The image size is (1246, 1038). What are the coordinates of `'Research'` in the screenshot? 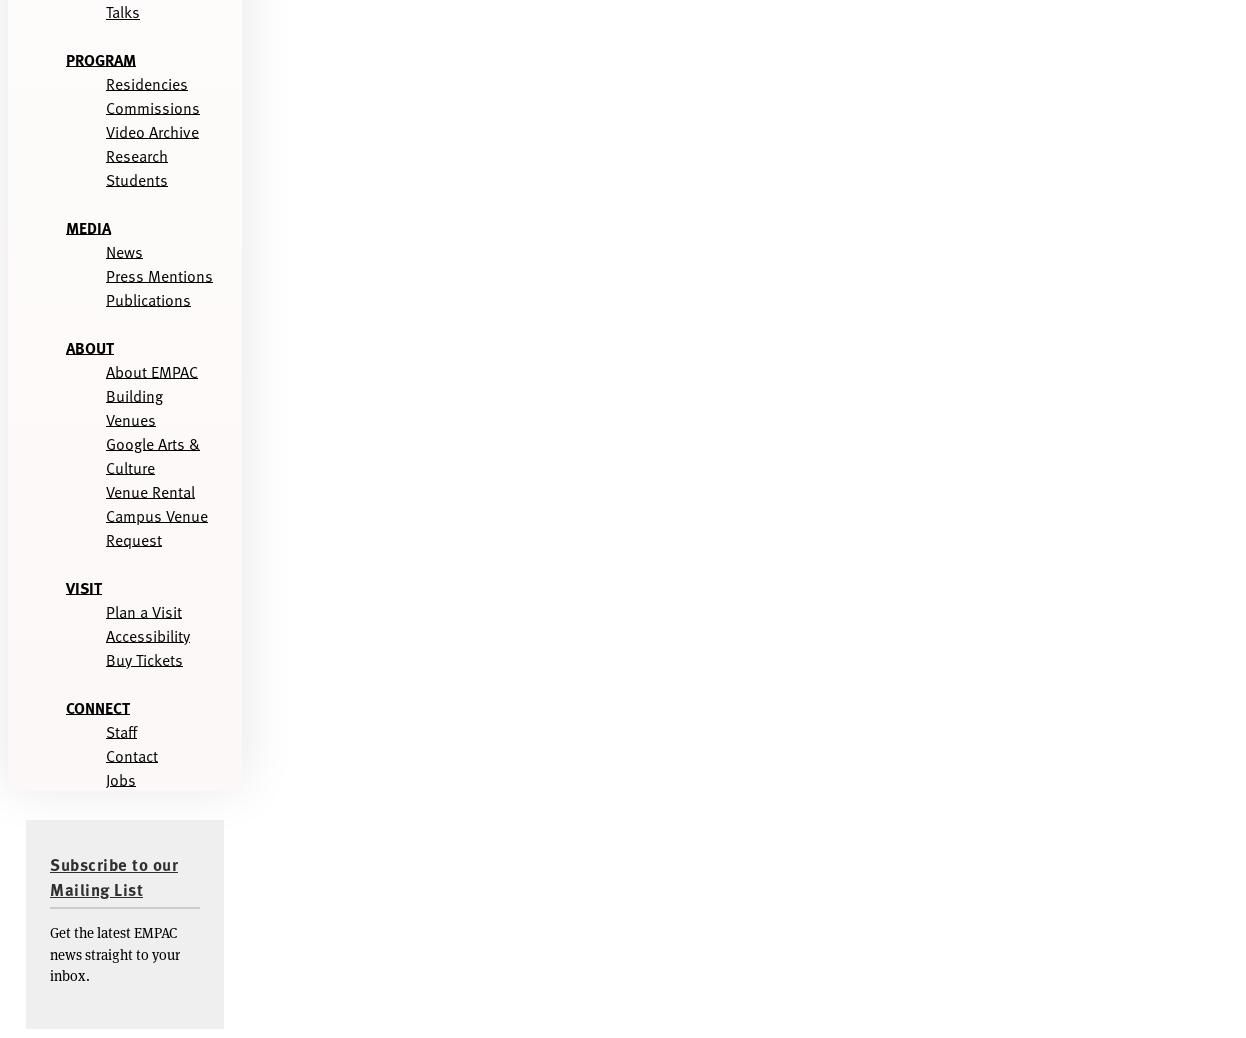 It's located at (137, 153).